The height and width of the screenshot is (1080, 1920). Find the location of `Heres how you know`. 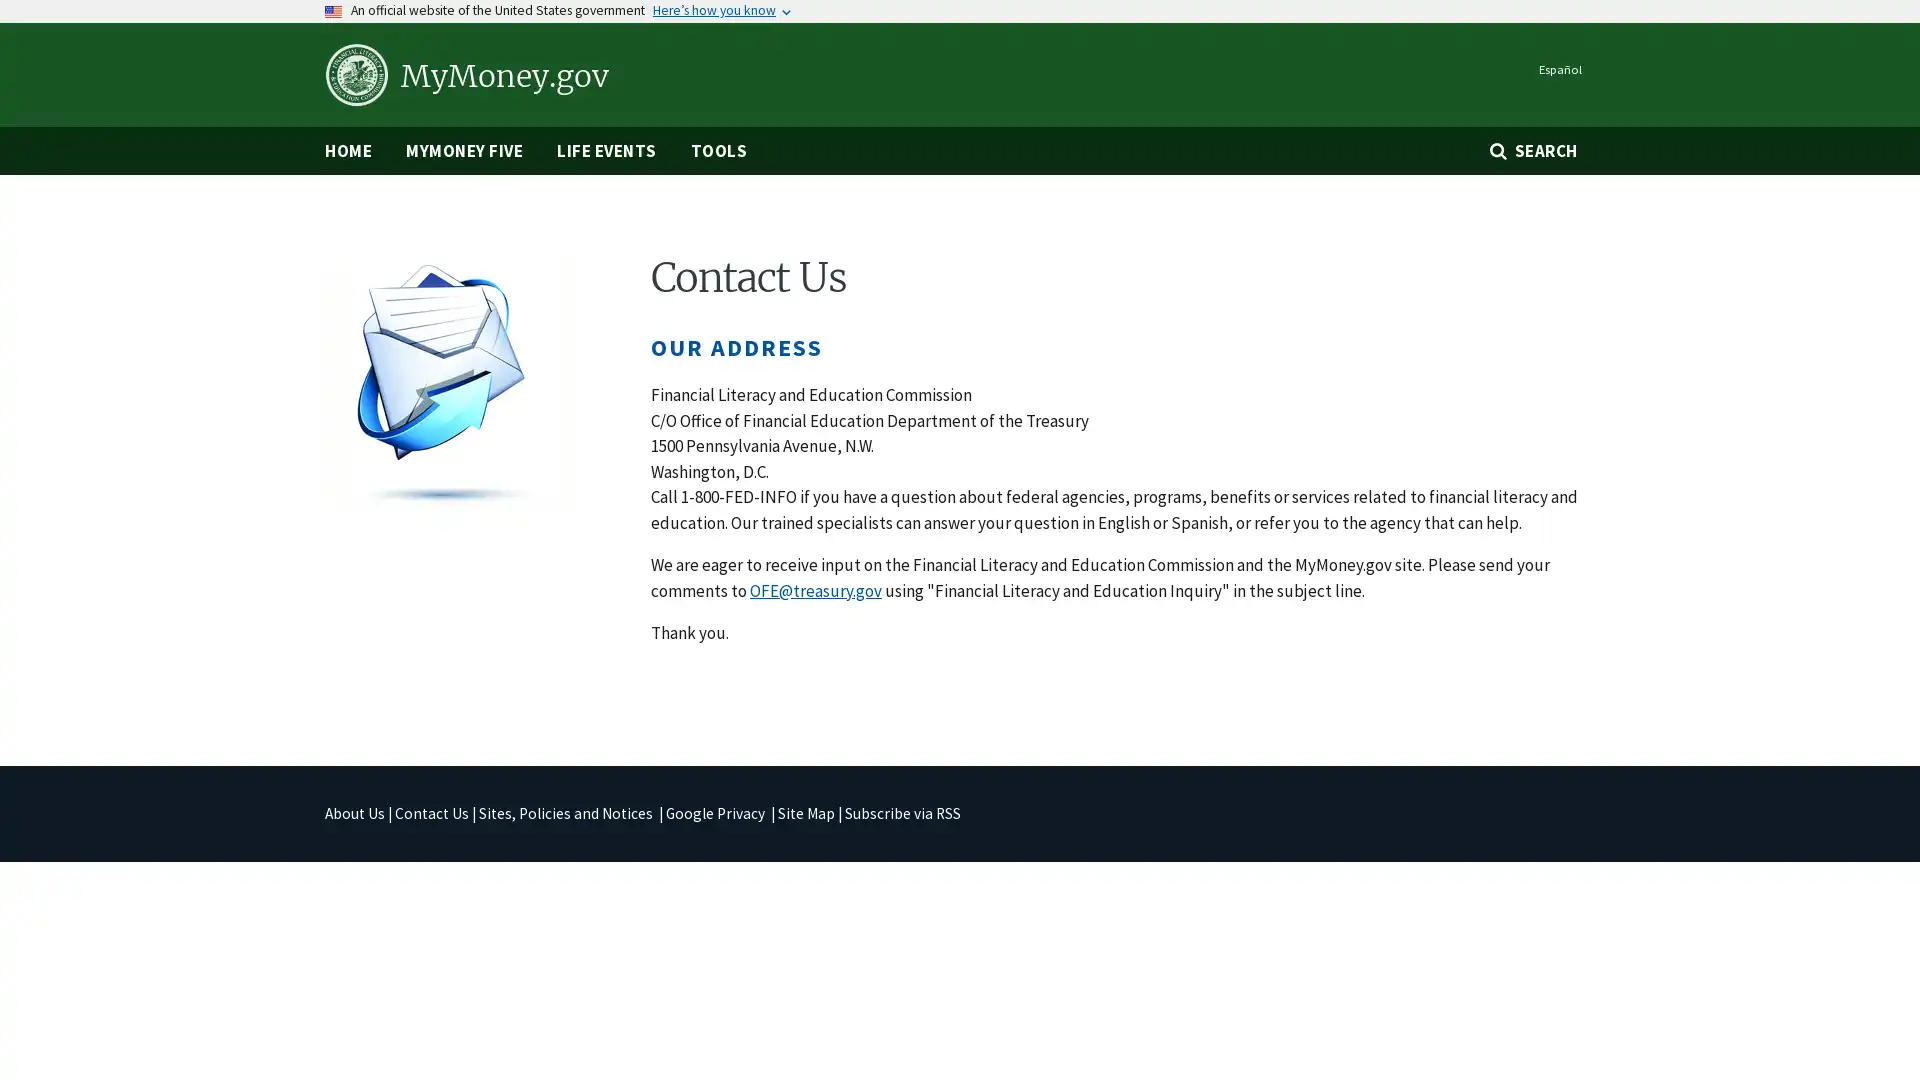

Heres how you know is located at coordinates (714, 11).